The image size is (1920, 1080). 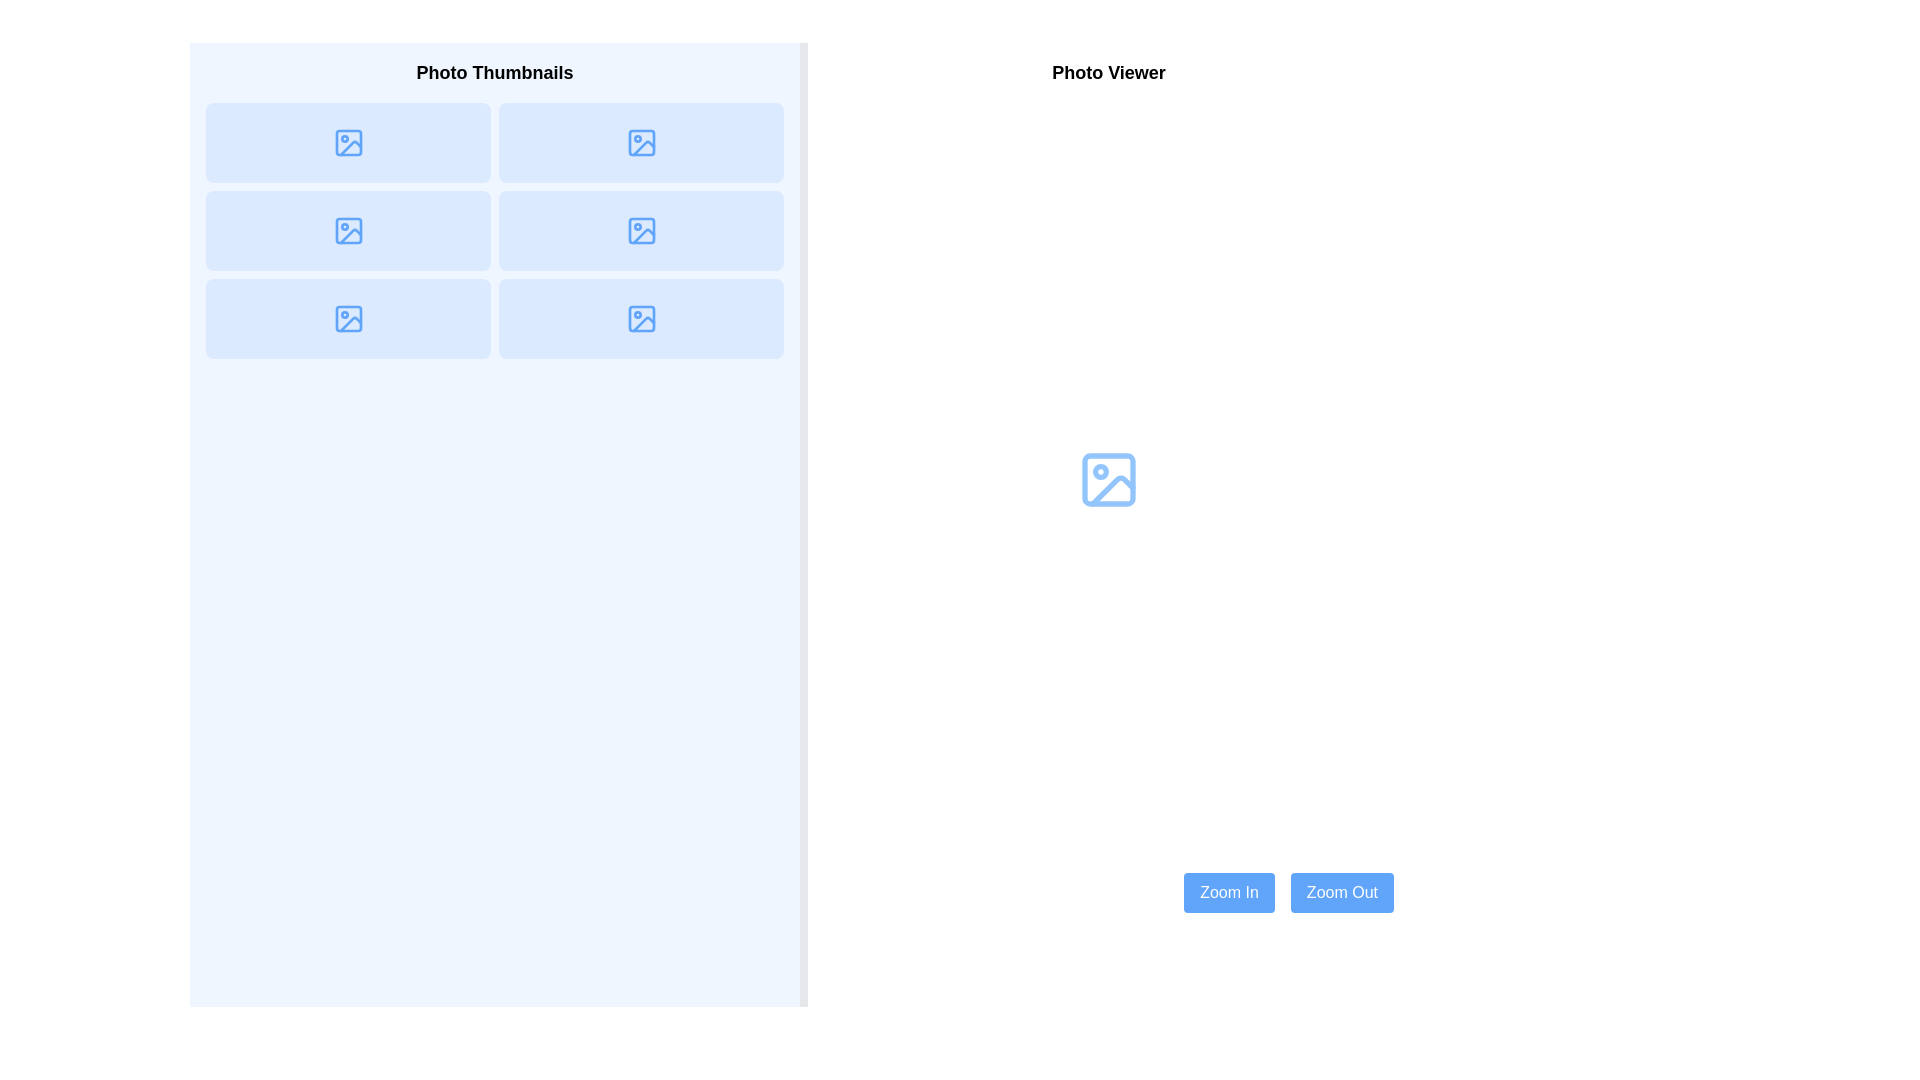 I want to click on the rectangular graphical element with rounded corners that is nested within the photo icon, located in the 'Photo Viewer' section on the right side of the interface, so click(x=1107, y=479).